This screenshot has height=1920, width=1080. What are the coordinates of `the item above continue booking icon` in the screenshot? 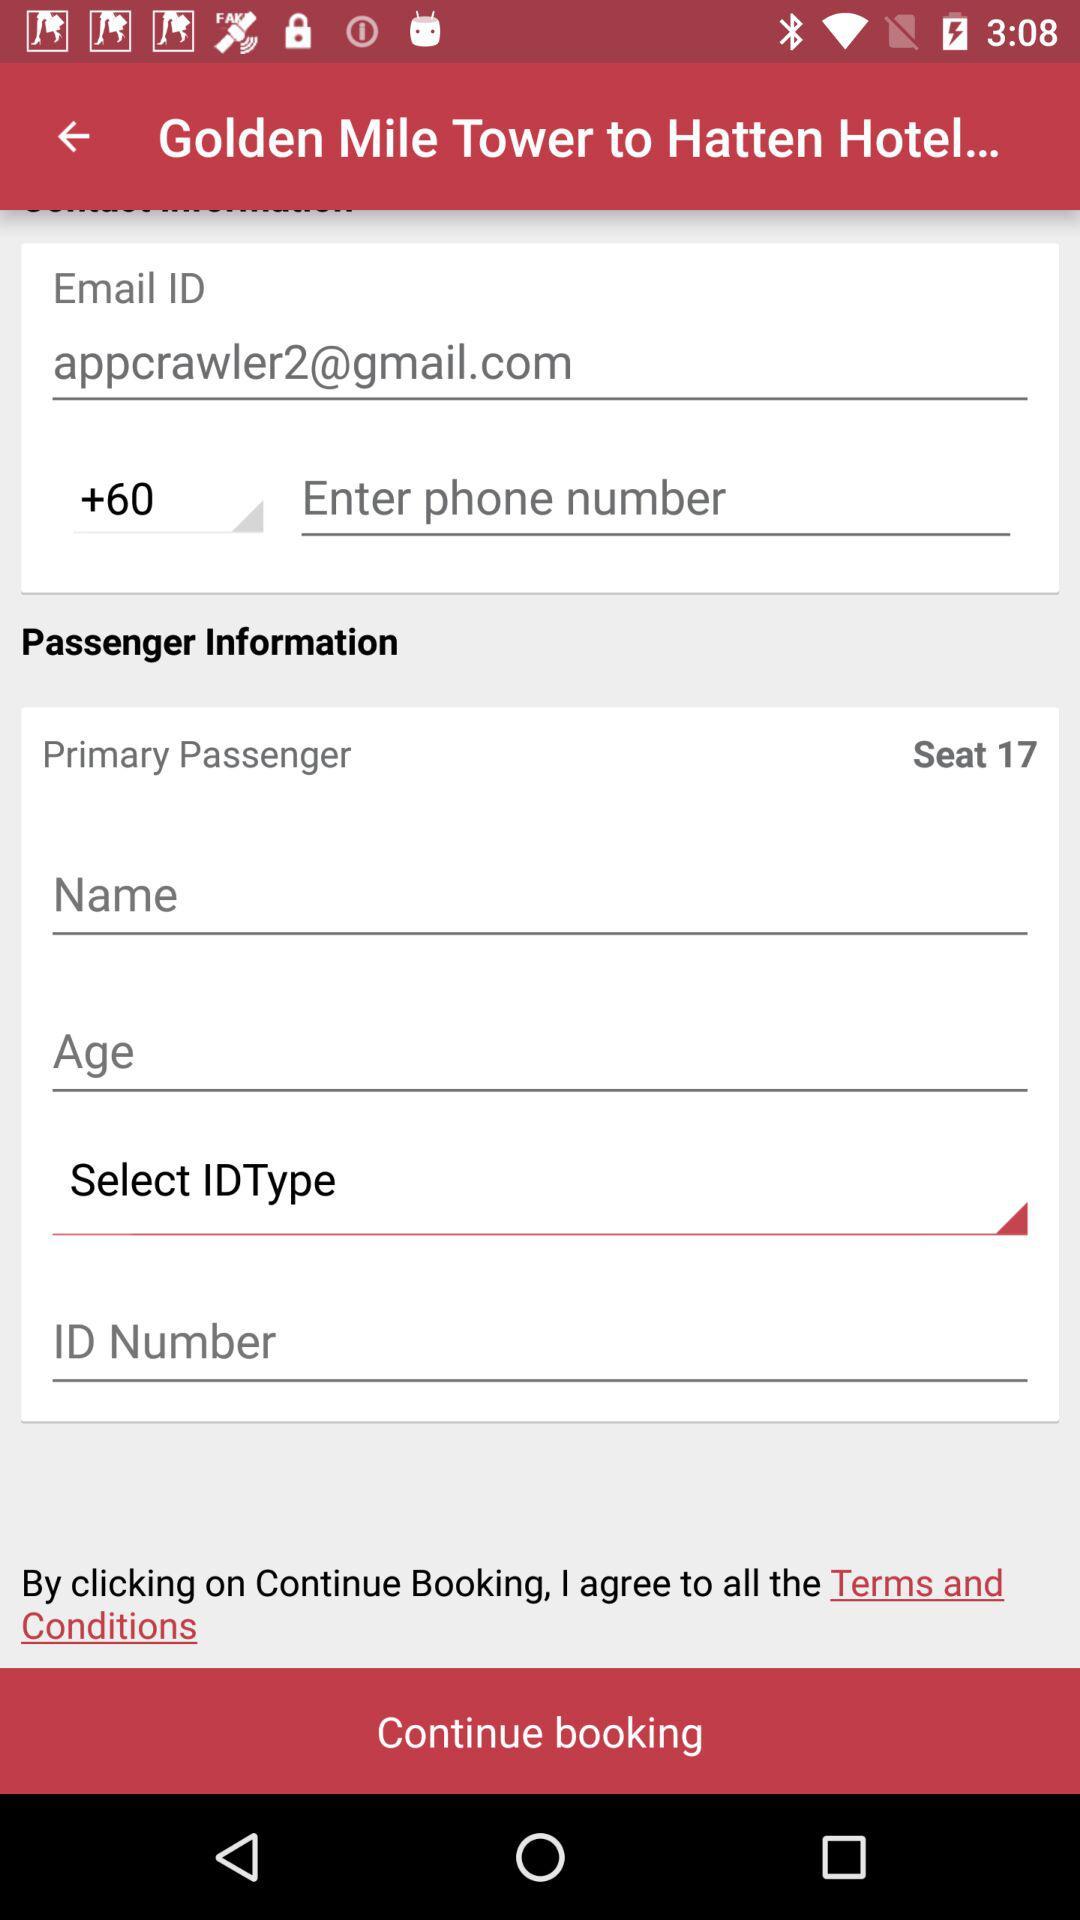 It's located at (540, 1590).